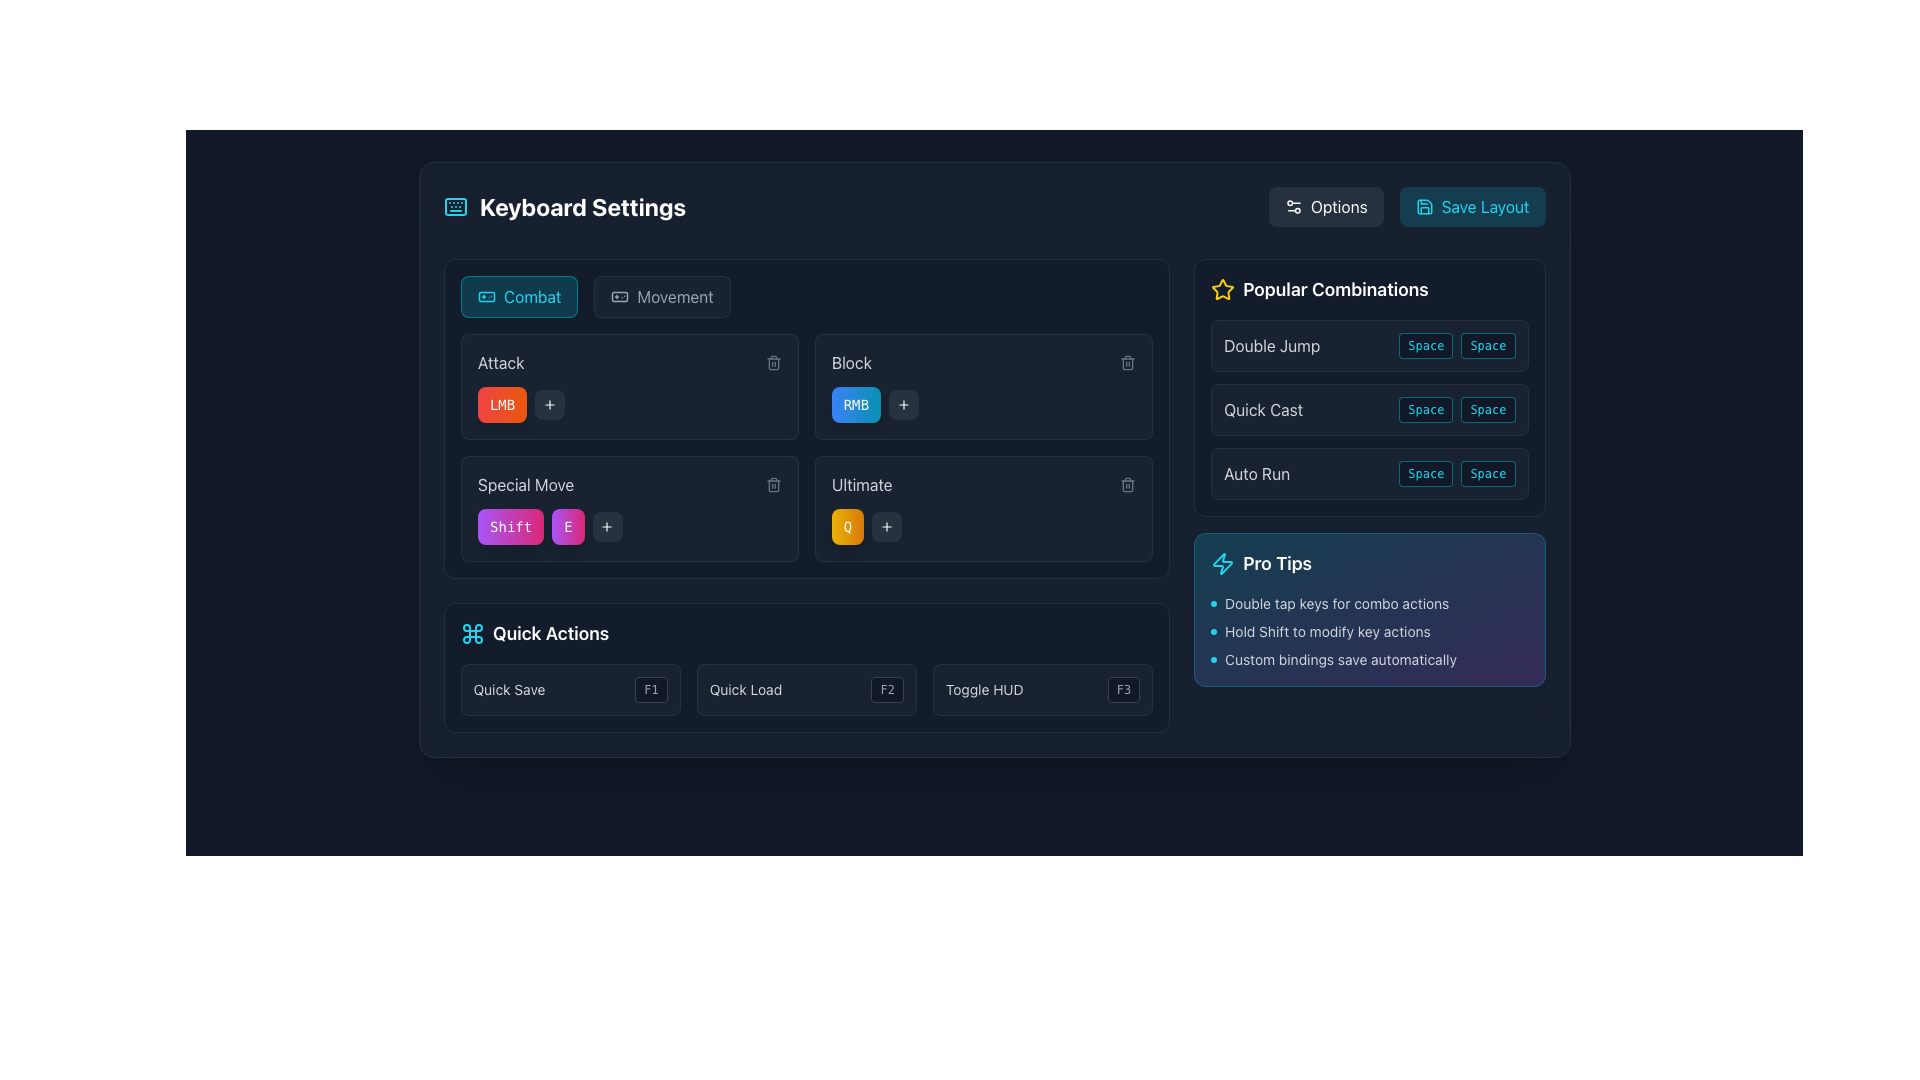  What do you see at coordinates (856, 405) in the screenshot?
I see `the 'RMB' button for the 'Block' action located in the 'Keyboard Settings' interface section, positioned within the 'Combat' tab` at bounding box center [856, 405].